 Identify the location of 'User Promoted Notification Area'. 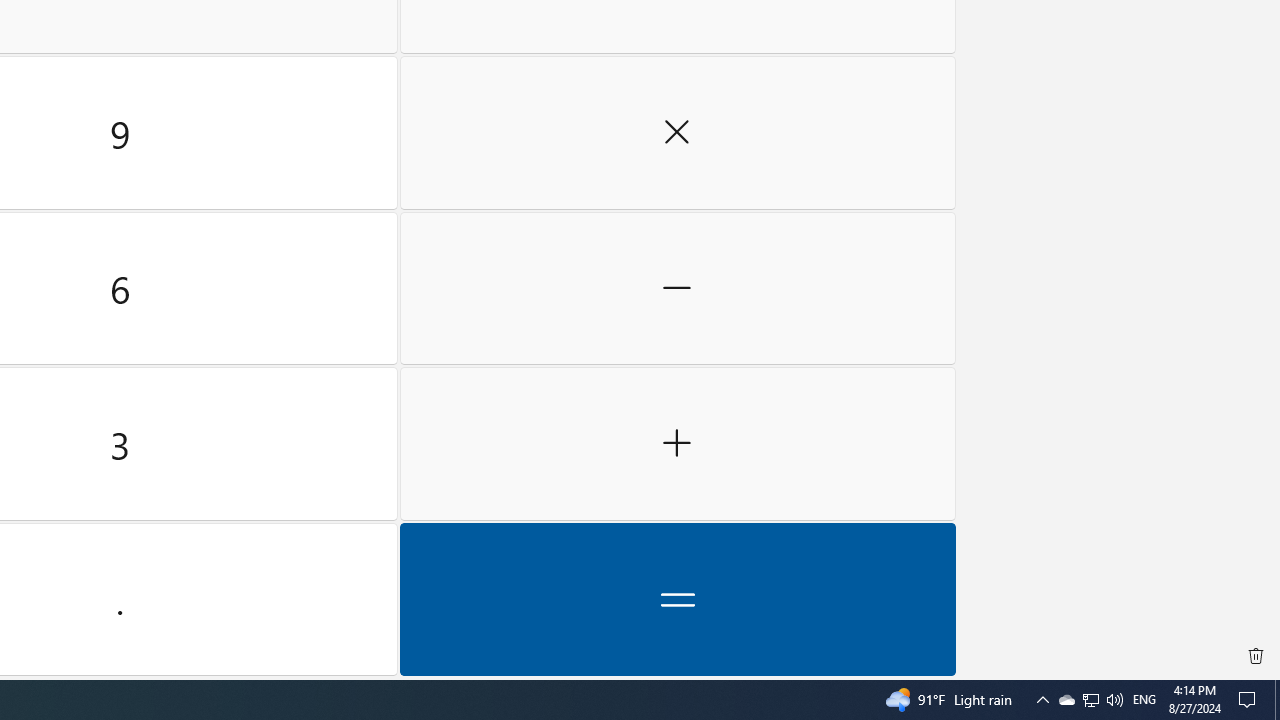
(1089, 698).